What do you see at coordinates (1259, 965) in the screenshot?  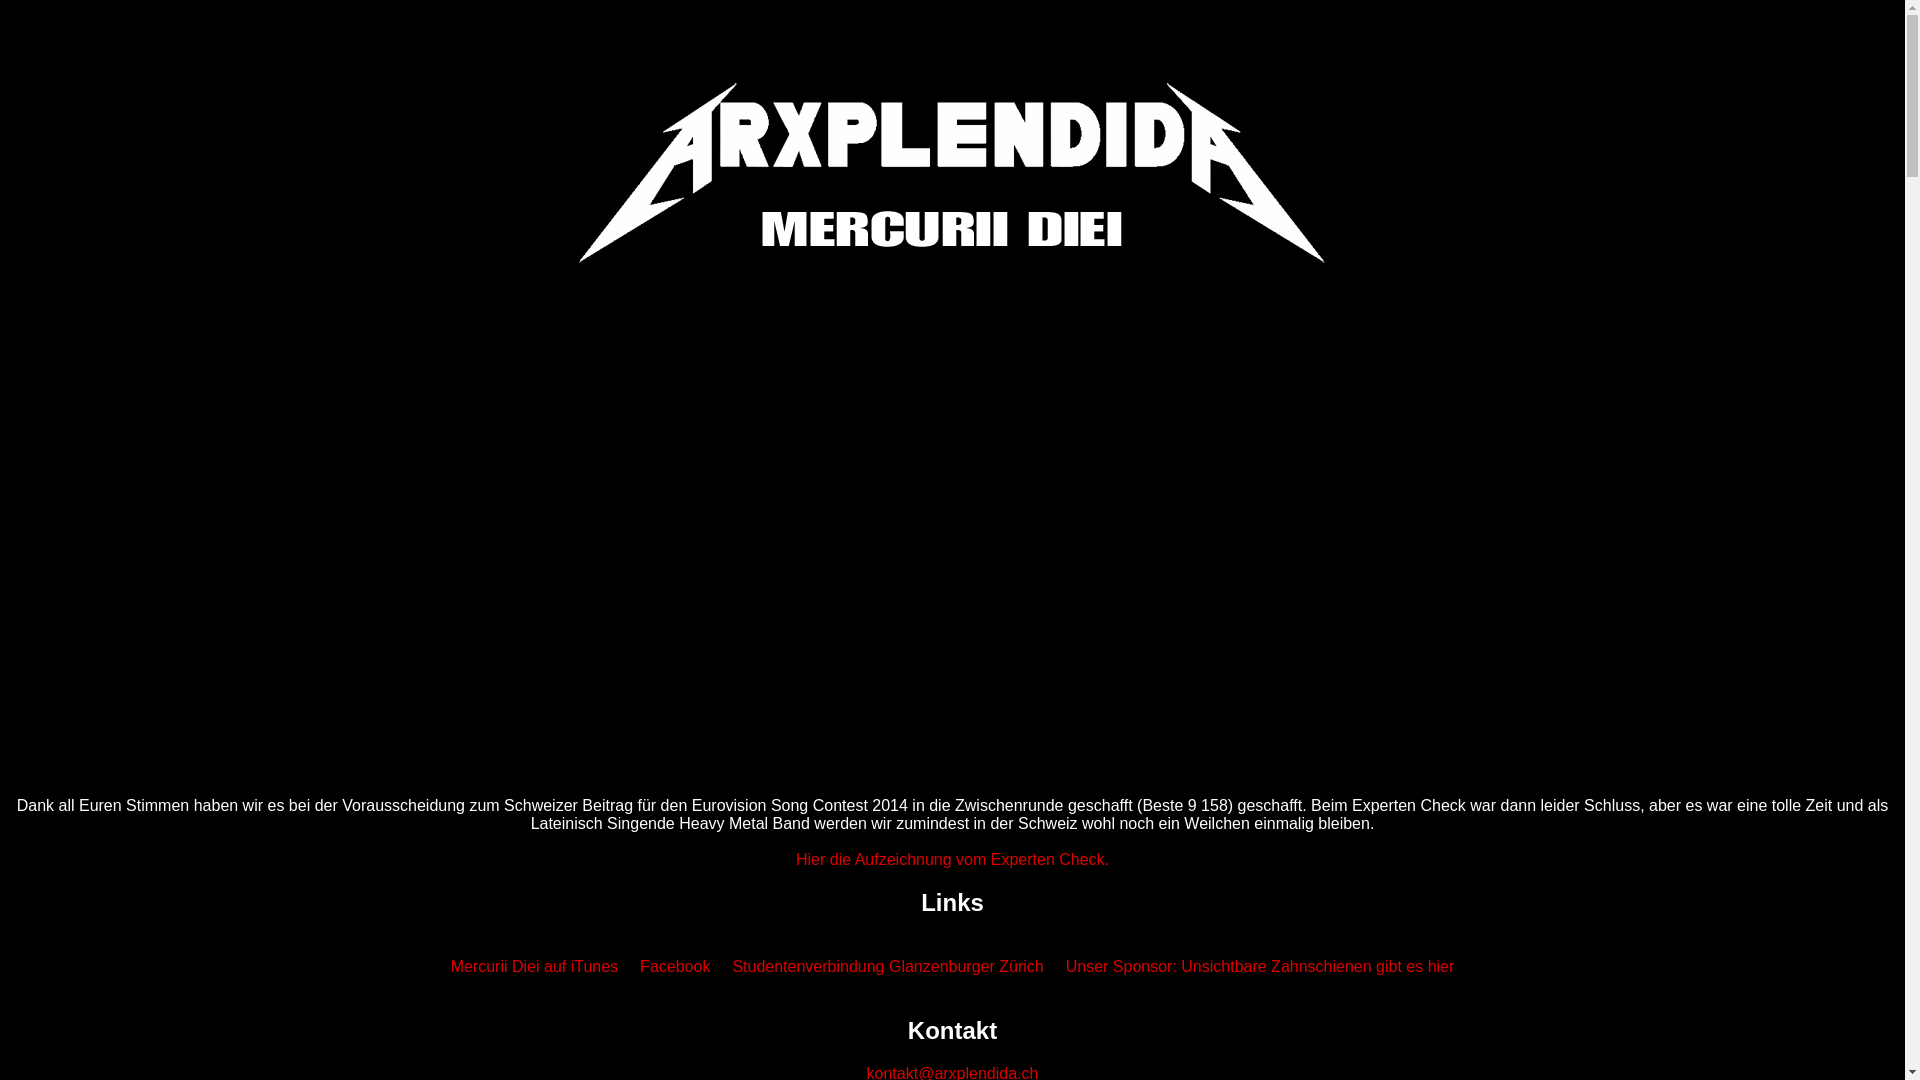 I see `'Unser Sponsor: Unsichtbare Zahnschienen gibt es hier'` at bounding box center [1259, 965].